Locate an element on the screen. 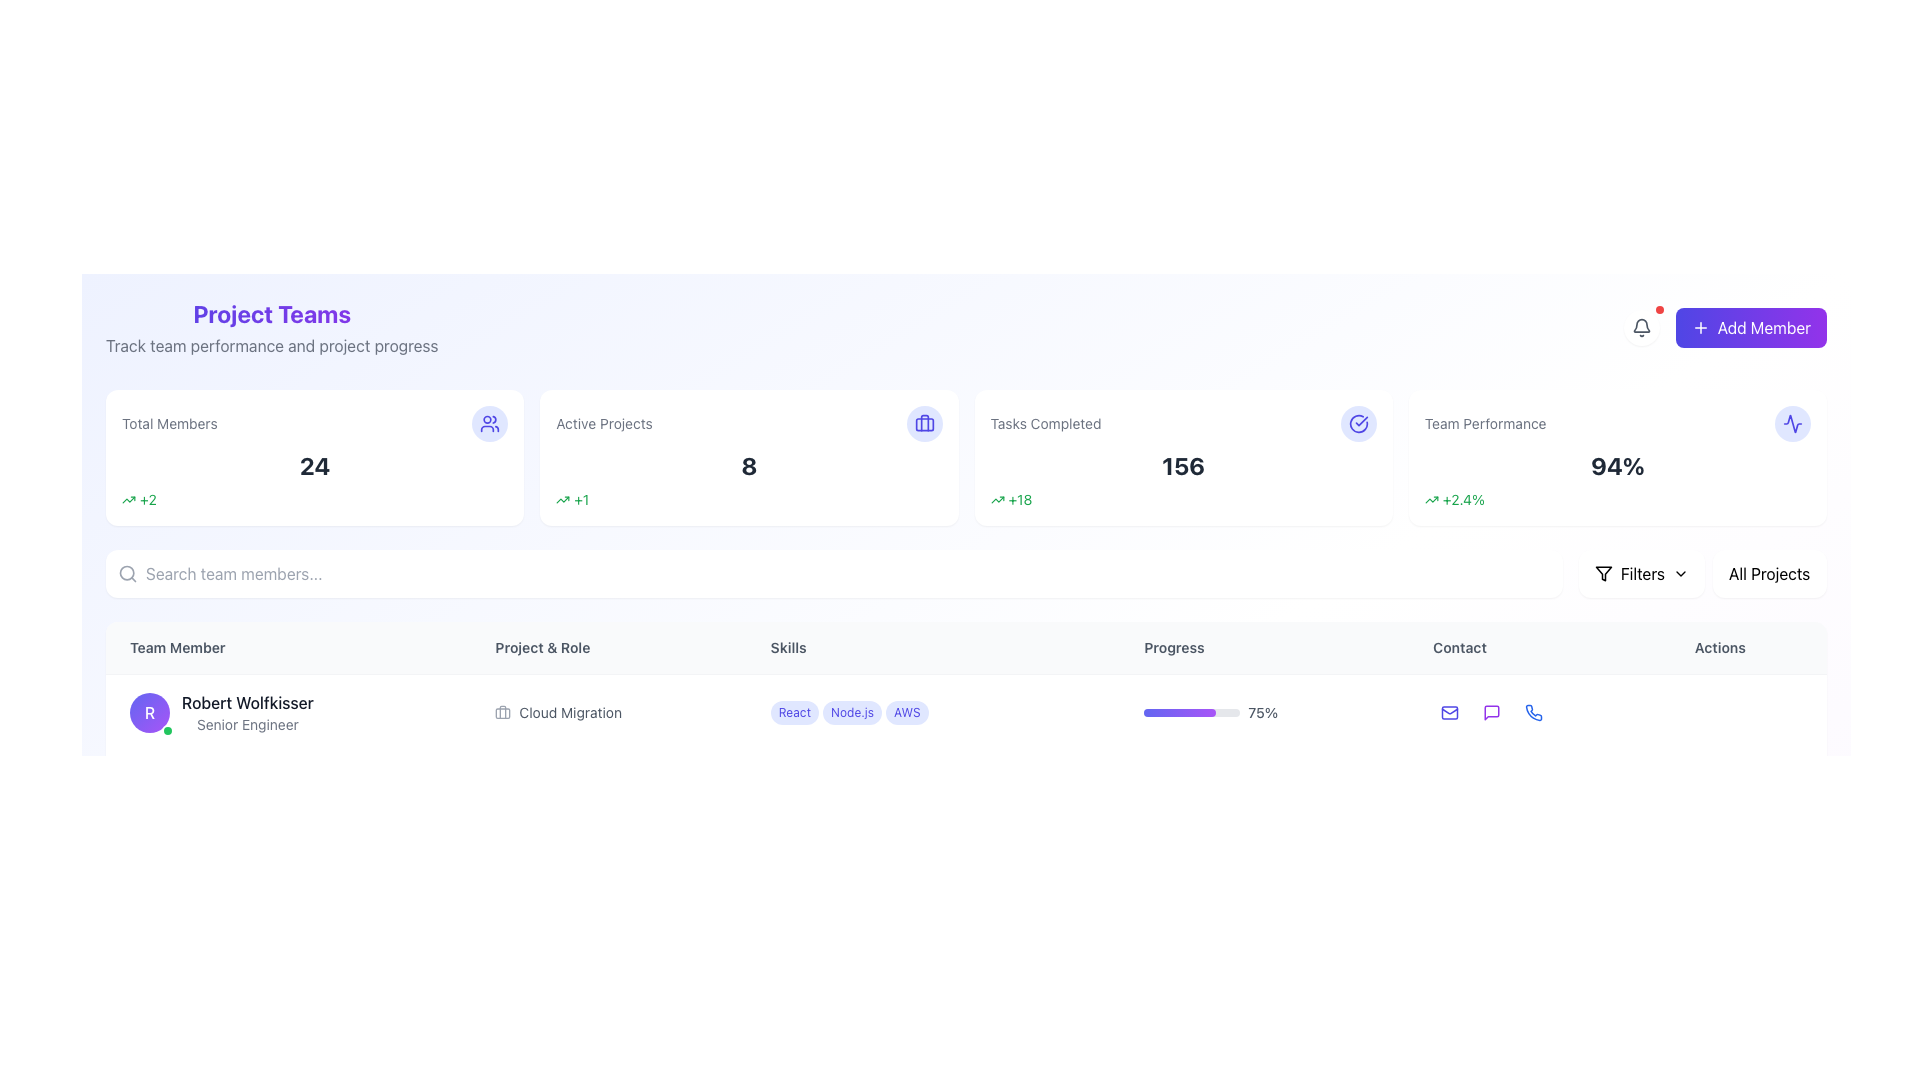  the blue phone icon in the 'Contact' column for 'Robert Wolfkisser' to initiate a phone call or reveal contact options is located at coordinates (1533, 712).